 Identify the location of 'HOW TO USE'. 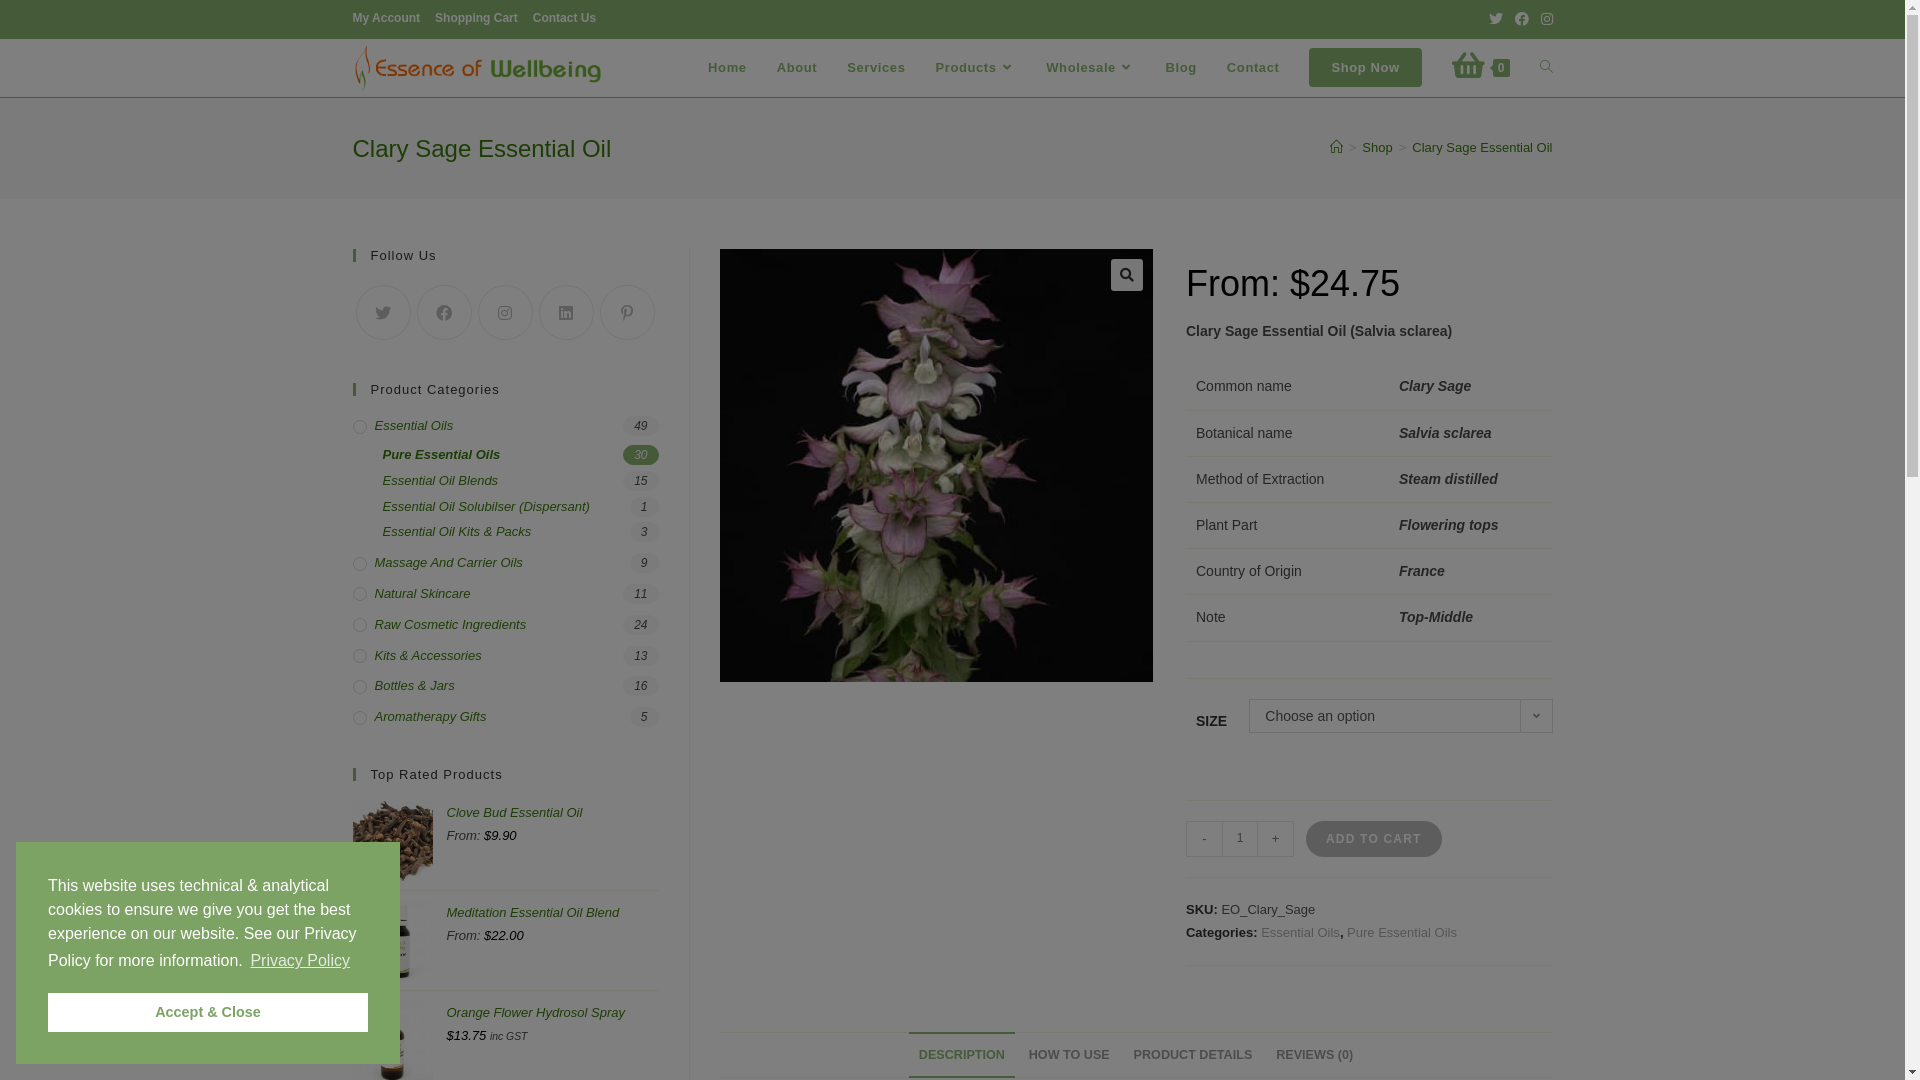
(1068, 1054).